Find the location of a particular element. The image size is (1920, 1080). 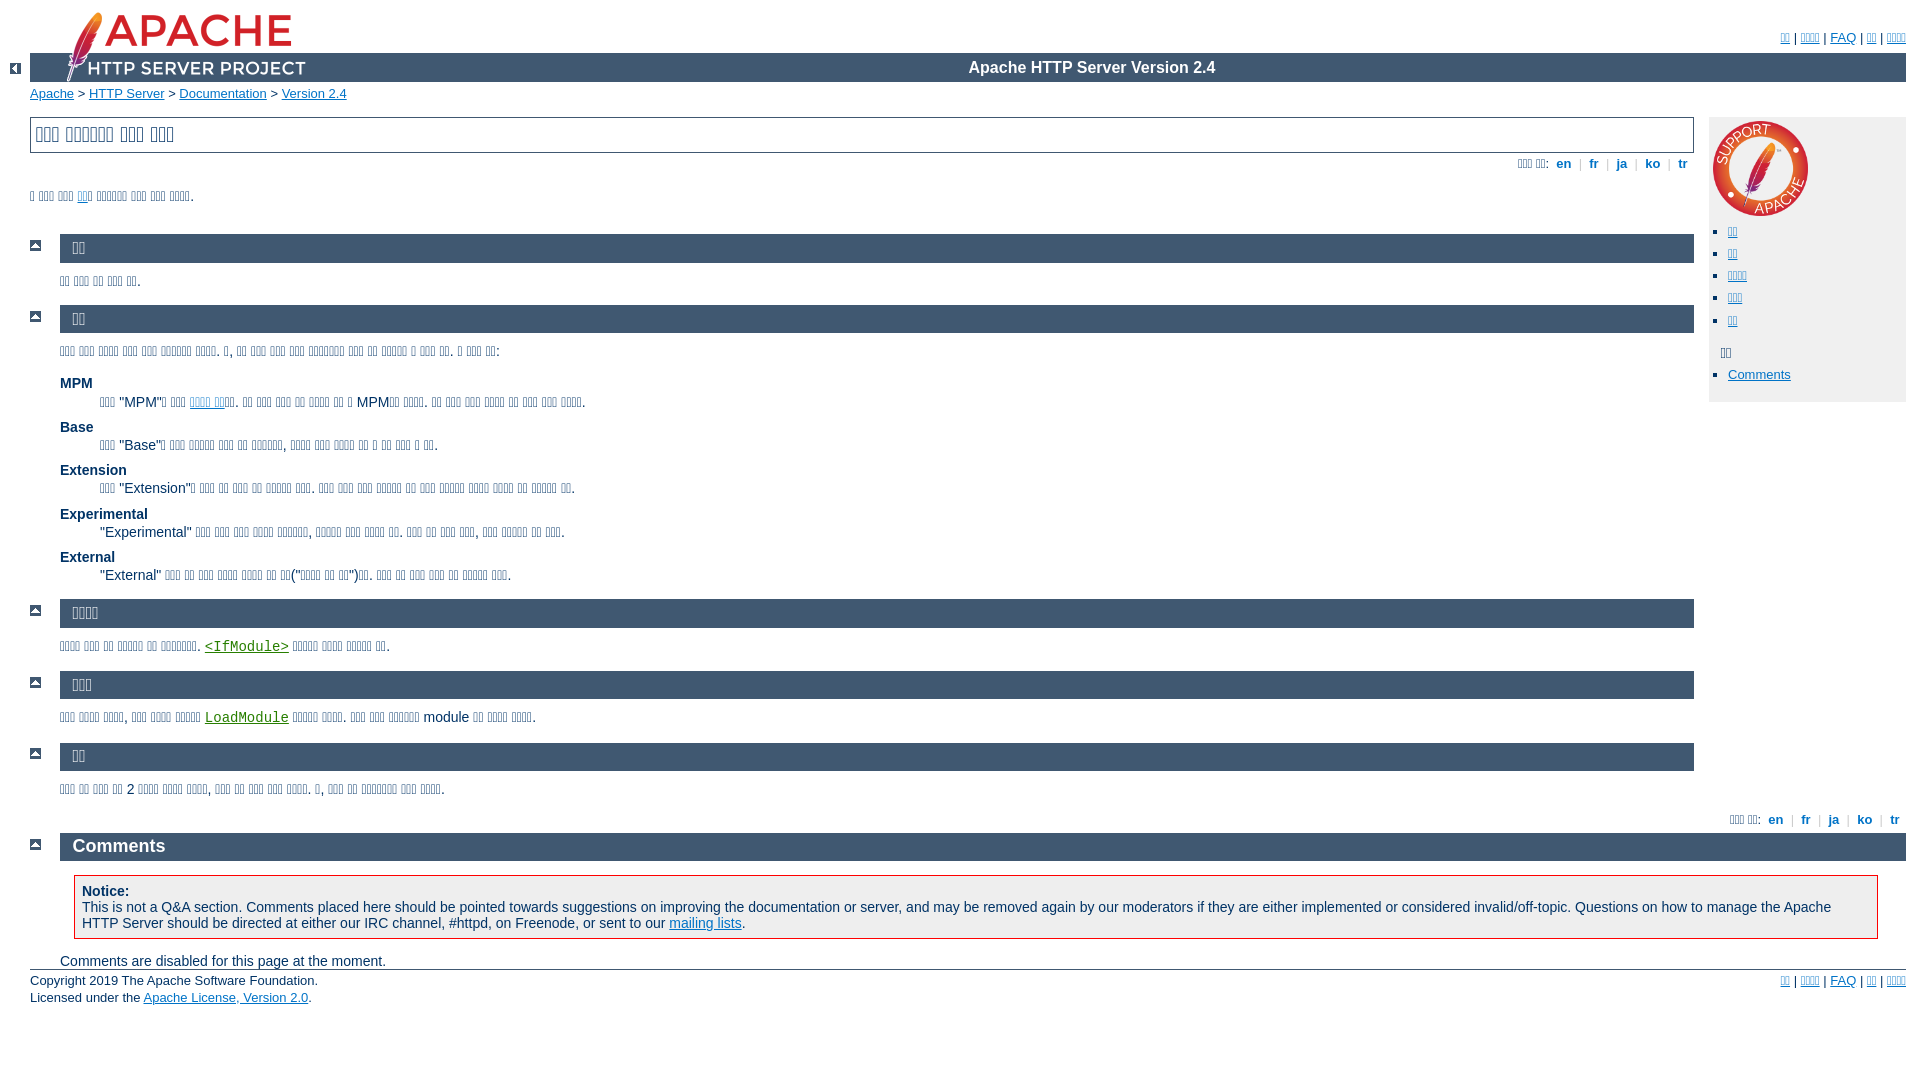

'LoadModule' is located at coordinates (245, 716).